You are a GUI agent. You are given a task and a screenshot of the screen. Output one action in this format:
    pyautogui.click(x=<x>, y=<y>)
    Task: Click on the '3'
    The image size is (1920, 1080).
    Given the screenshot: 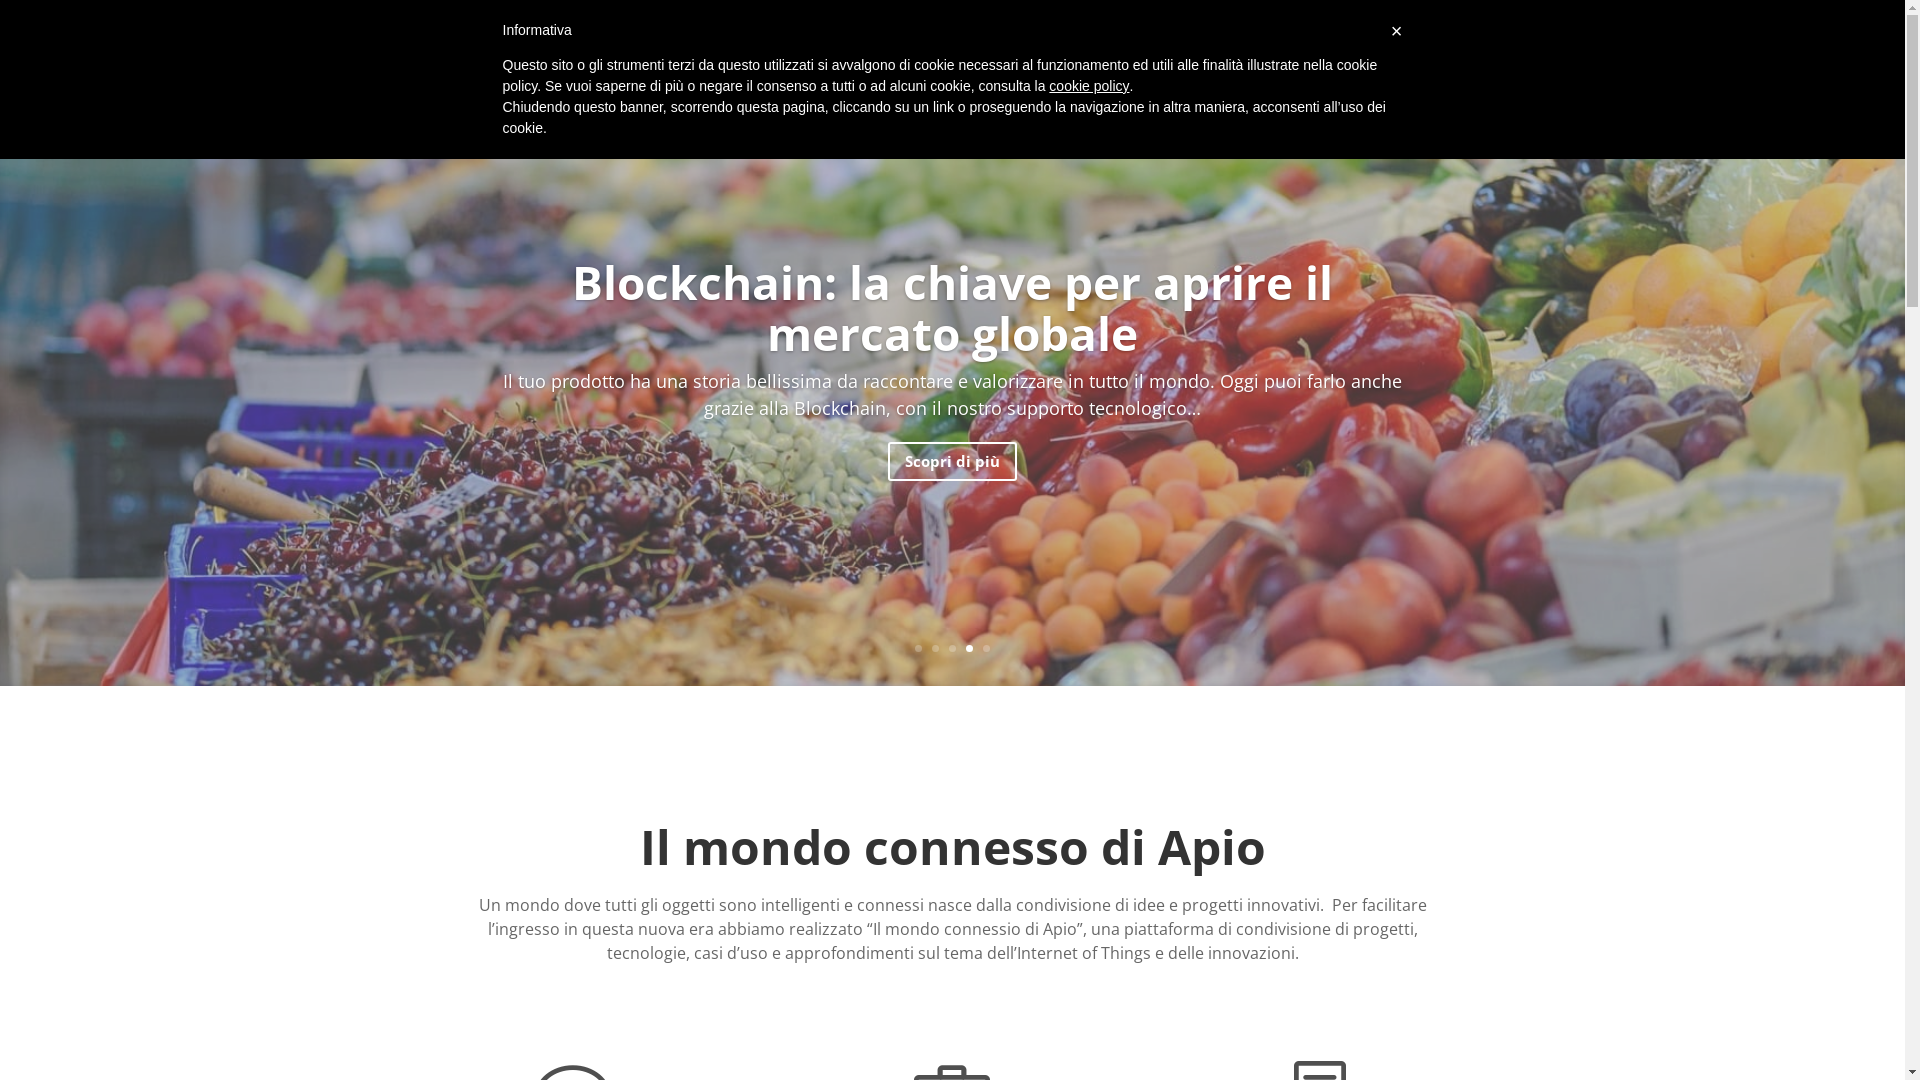 What is the action you would take?
    pyautogui.click(x=948, y=648)
    